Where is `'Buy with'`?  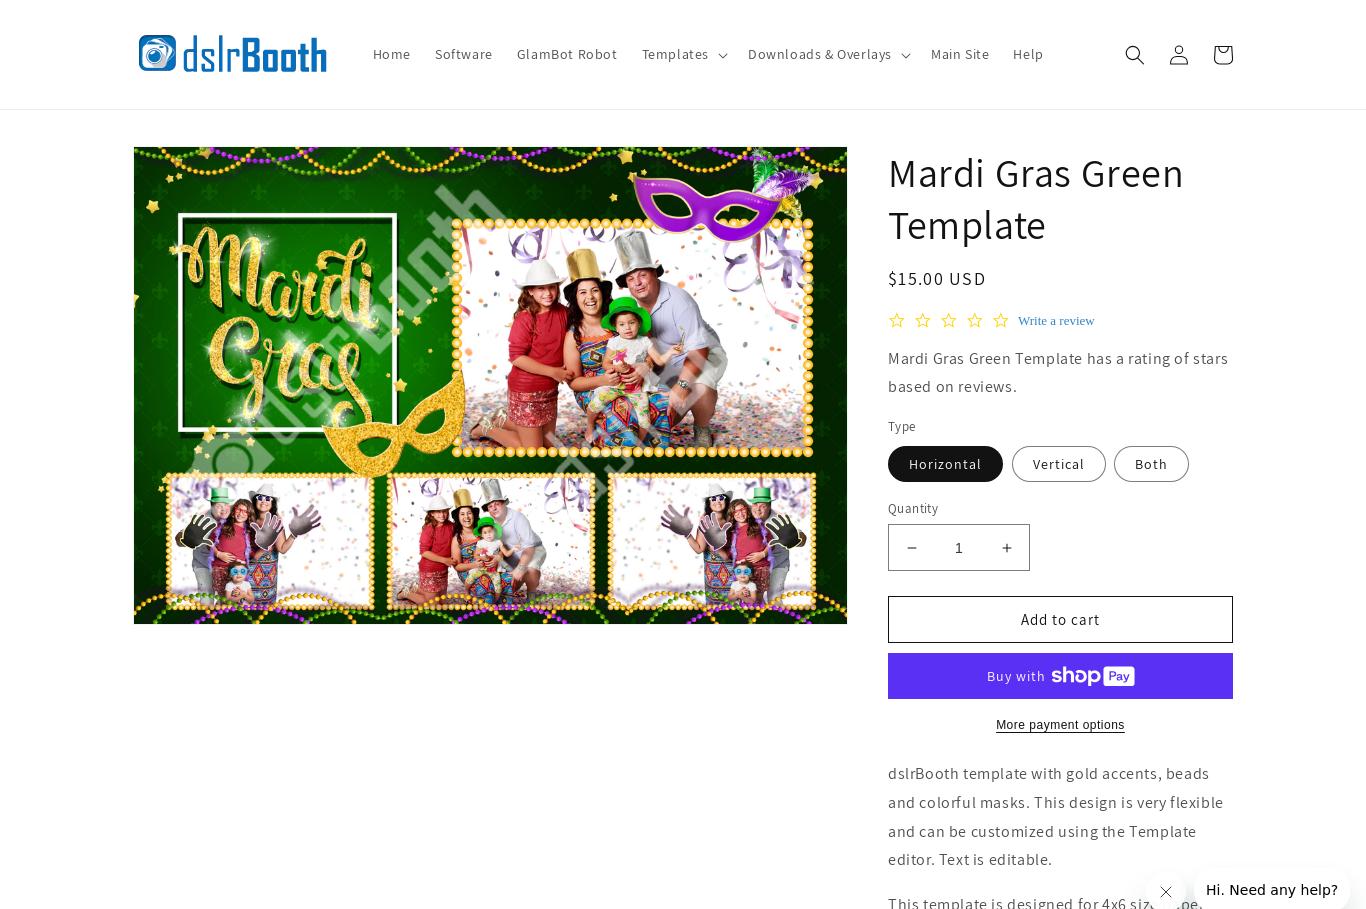 'Buy with' is located at coordinates (1017, 676).